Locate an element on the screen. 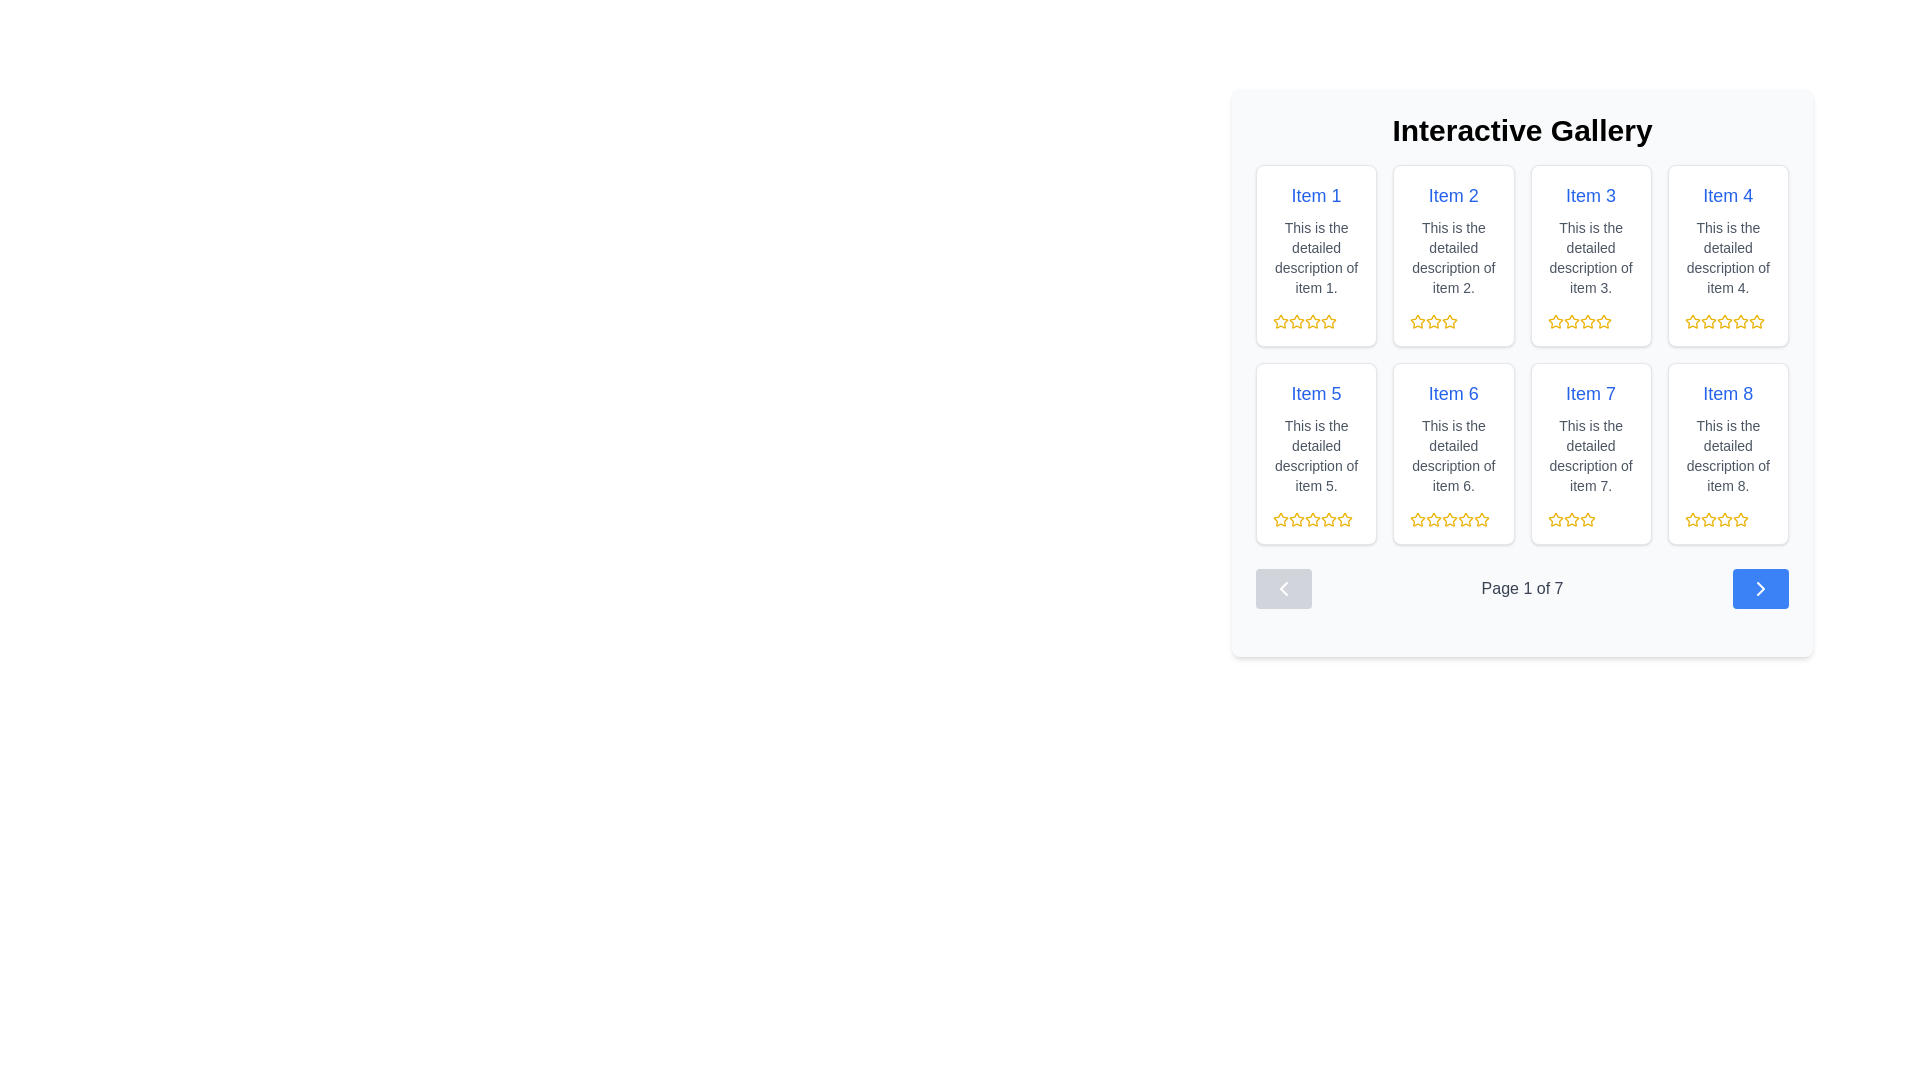  the yellow star-shaped icon indicating the second star in the rating group for 'Item 5' is located at coordinates (1329, 518).